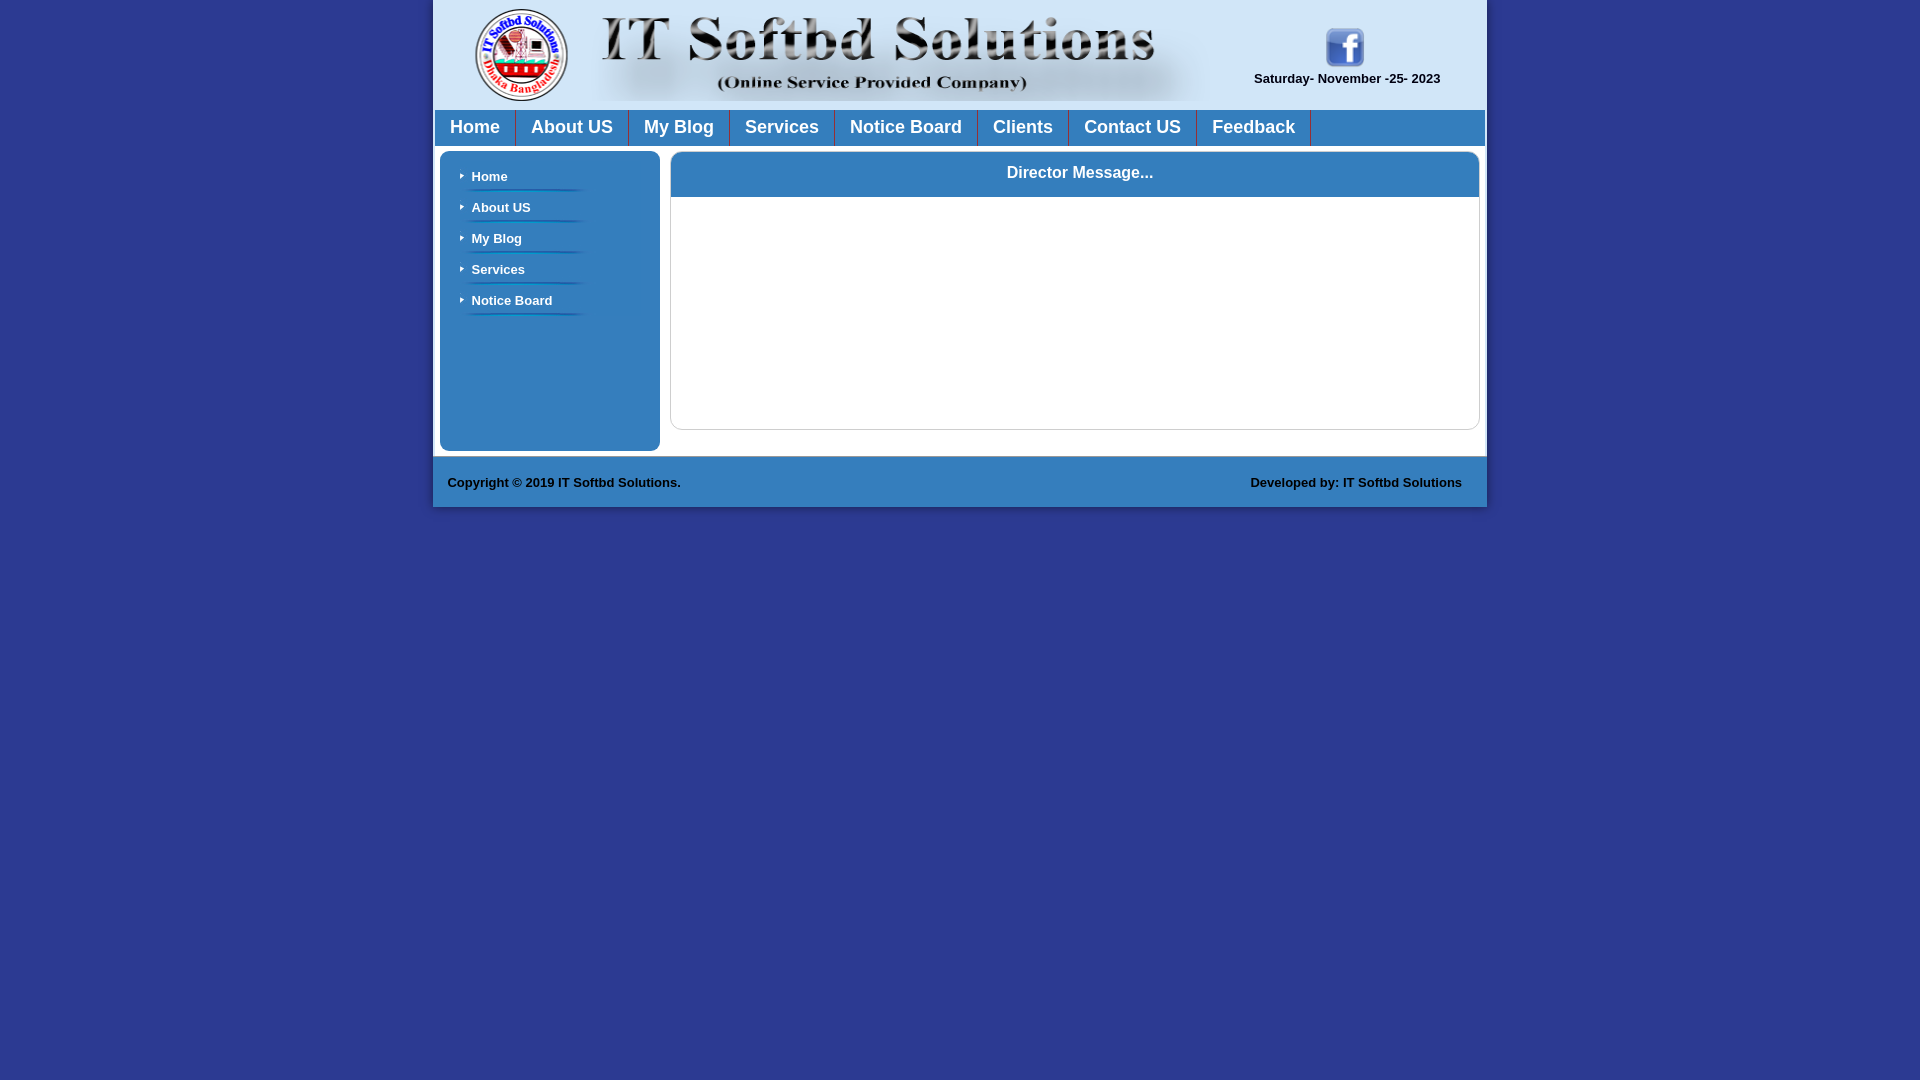 The image size is (1920, 1080). Describe the element at coordinates (550, 175) in the screenshot. I see `'Home'` at that location.